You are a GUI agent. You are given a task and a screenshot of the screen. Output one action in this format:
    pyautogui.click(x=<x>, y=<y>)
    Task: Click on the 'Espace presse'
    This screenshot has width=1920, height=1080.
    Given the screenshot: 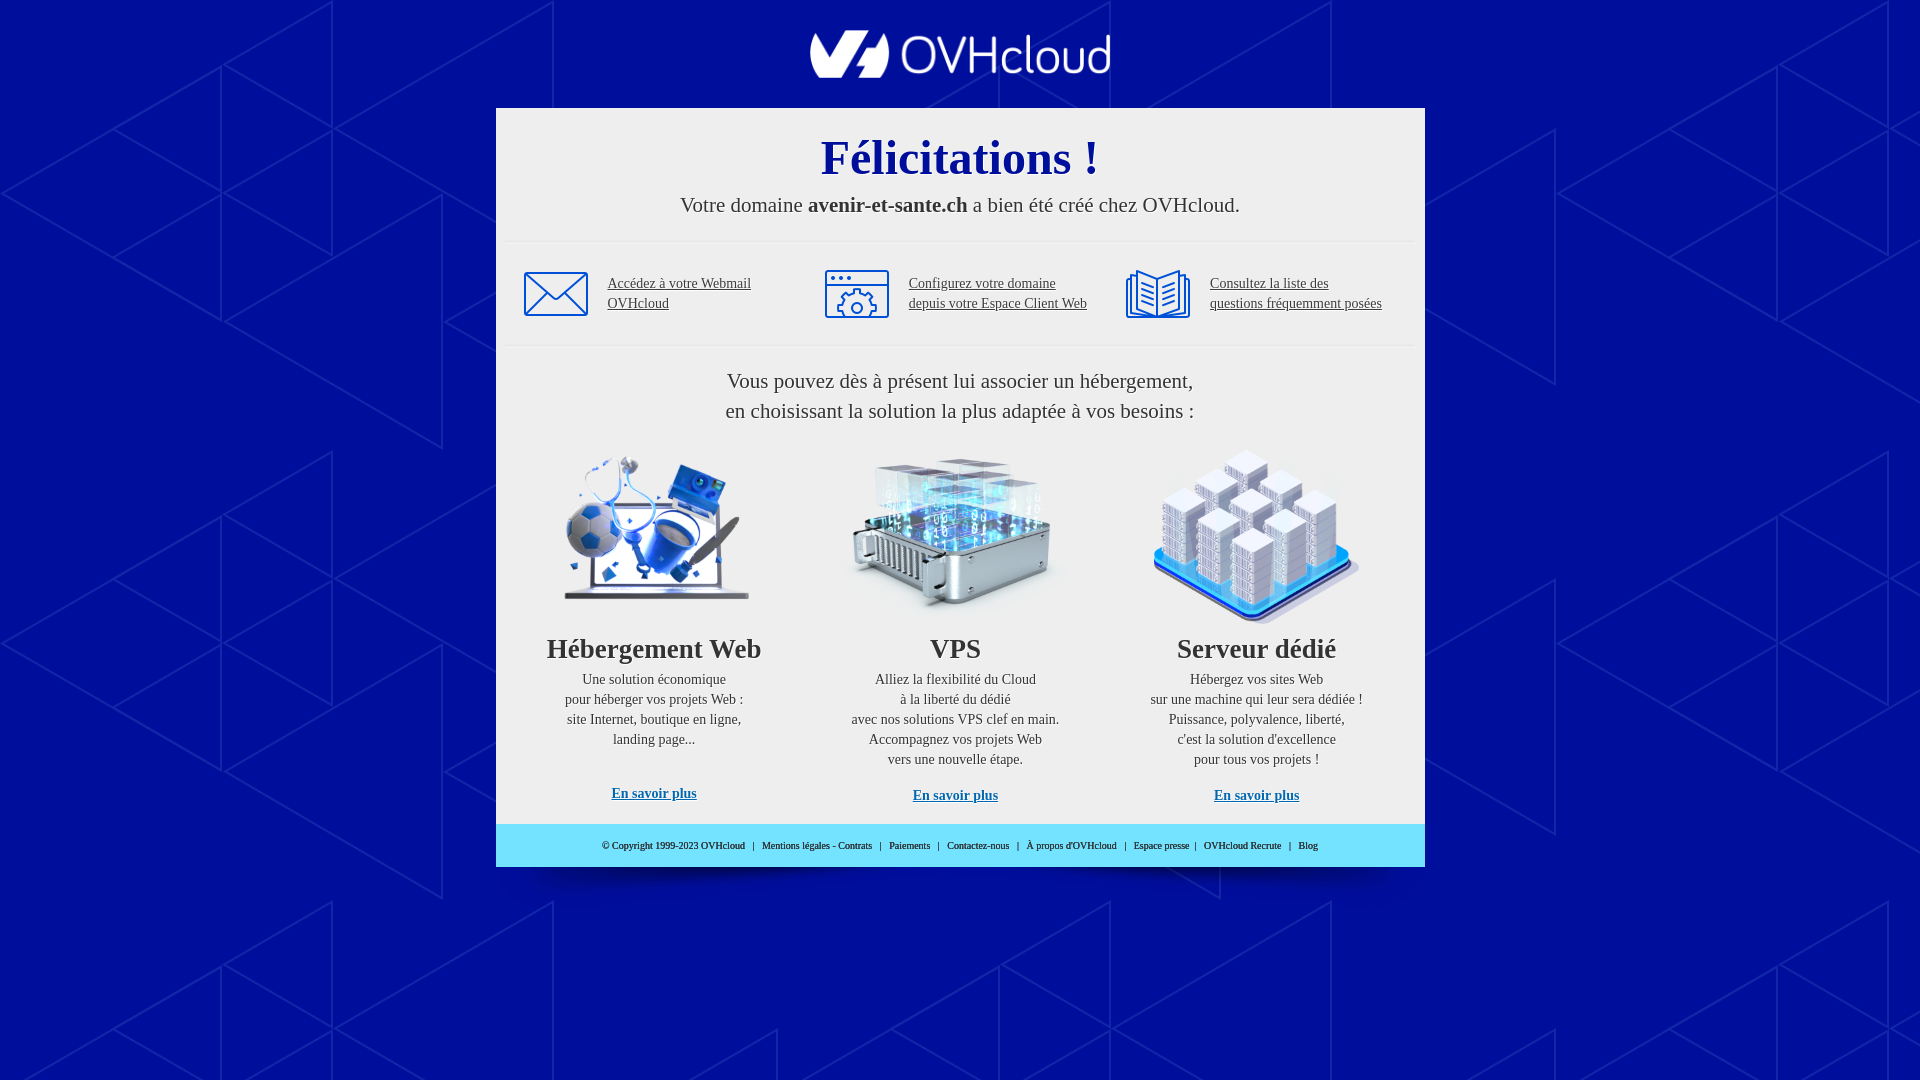 What is the action you would take?
    pyautogui.click(x=1161, y=845)
    